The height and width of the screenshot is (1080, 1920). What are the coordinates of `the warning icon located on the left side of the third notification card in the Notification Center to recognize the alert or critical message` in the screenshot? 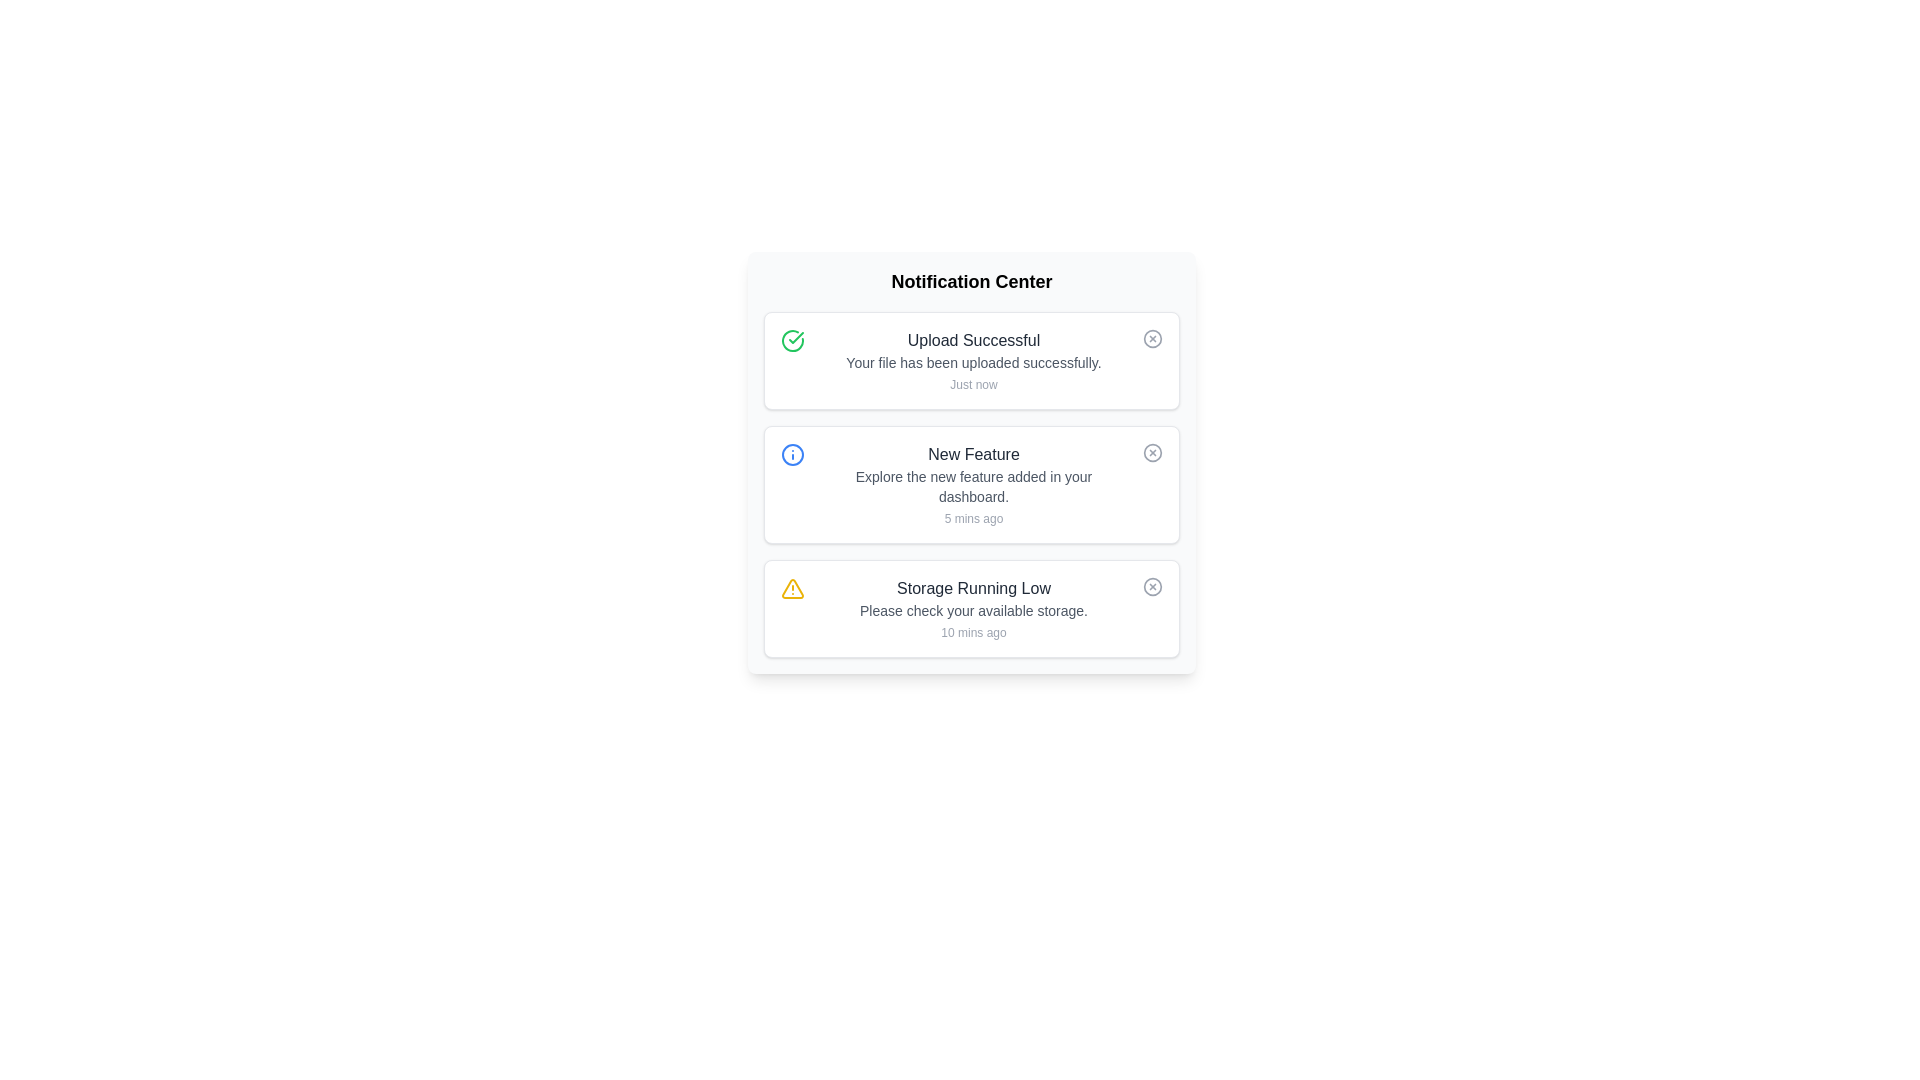 It's located at (791, 588).